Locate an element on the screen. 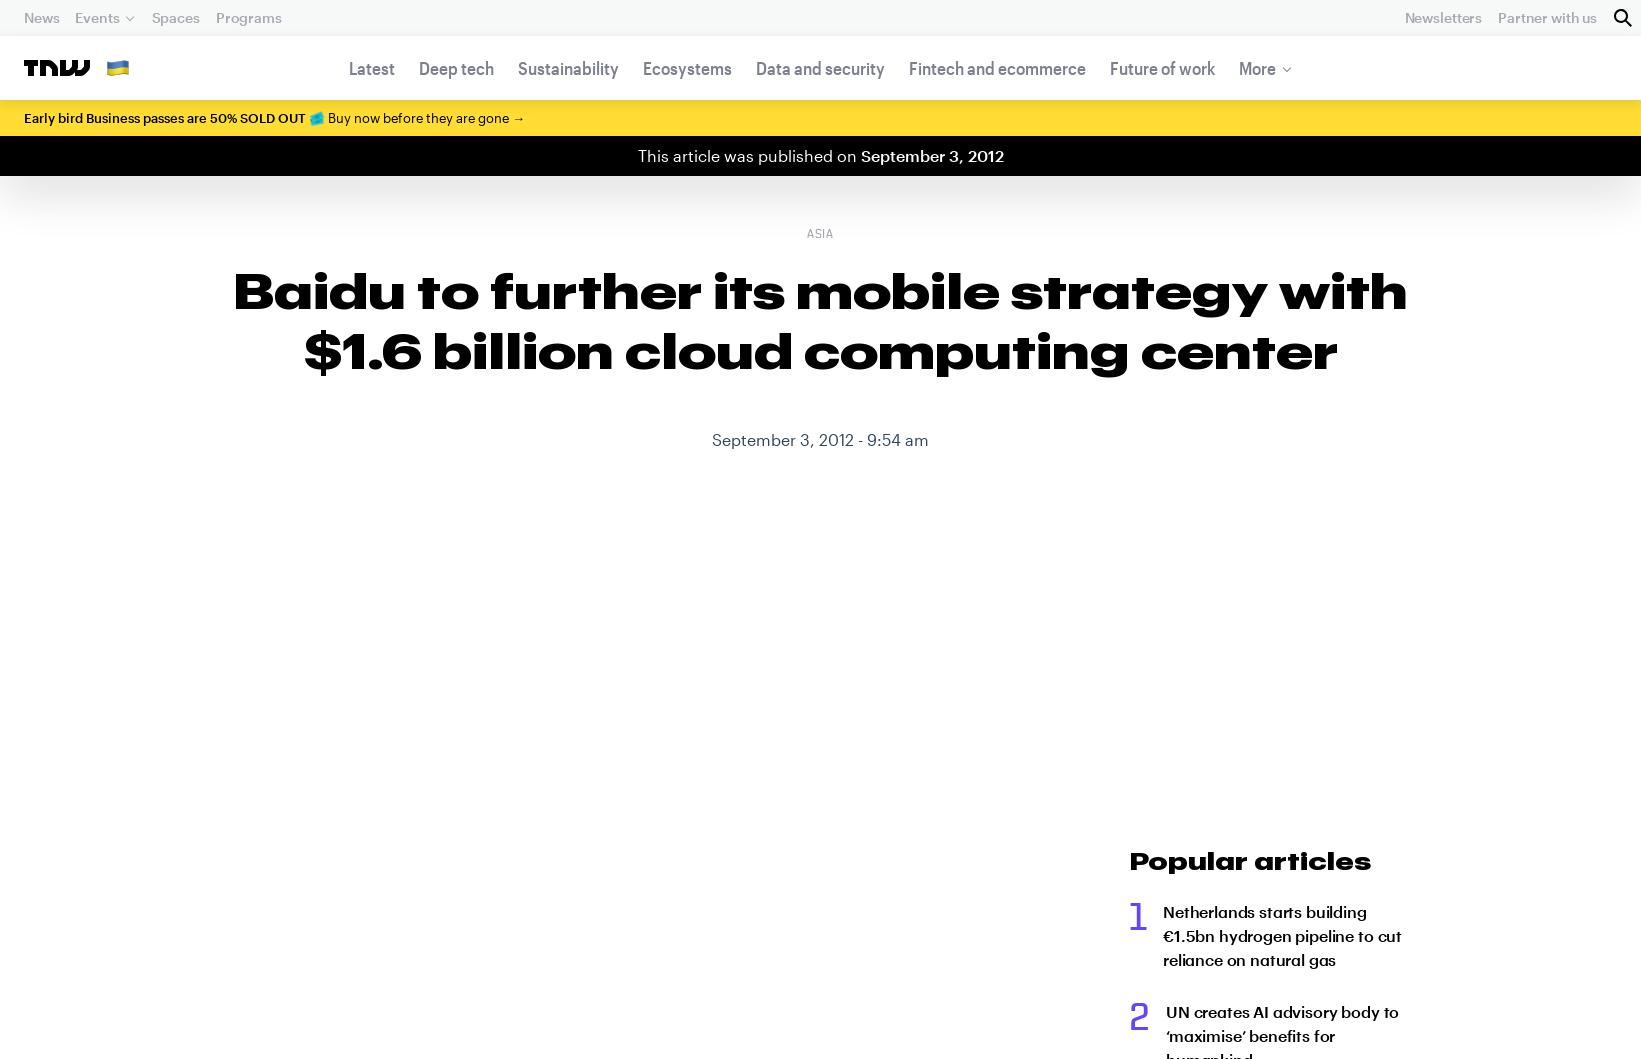 The height and width of the screenshot is (1059, 1641). 'Programs' is located at coordinates (246, 17).